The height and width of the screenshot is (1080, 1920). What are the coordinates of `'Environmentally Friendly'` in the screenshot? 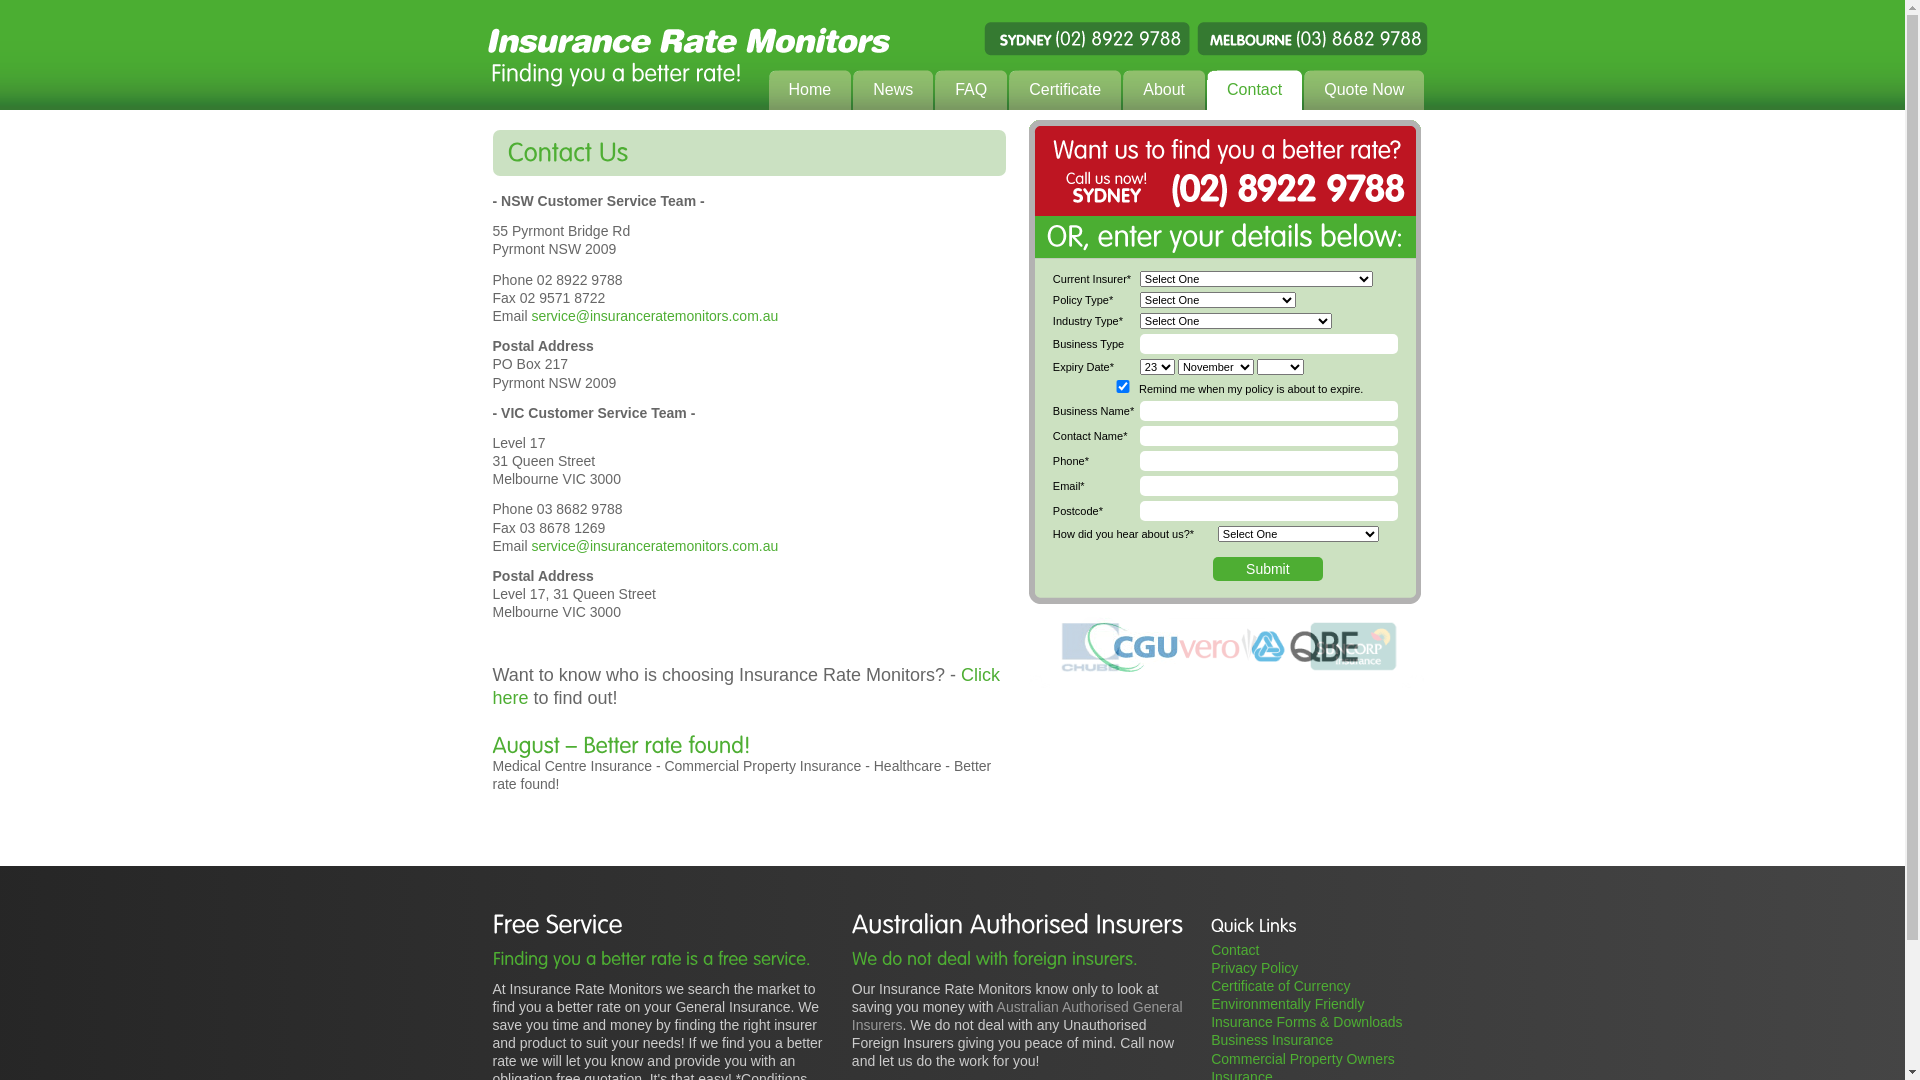 It's located at (1287, 1003).